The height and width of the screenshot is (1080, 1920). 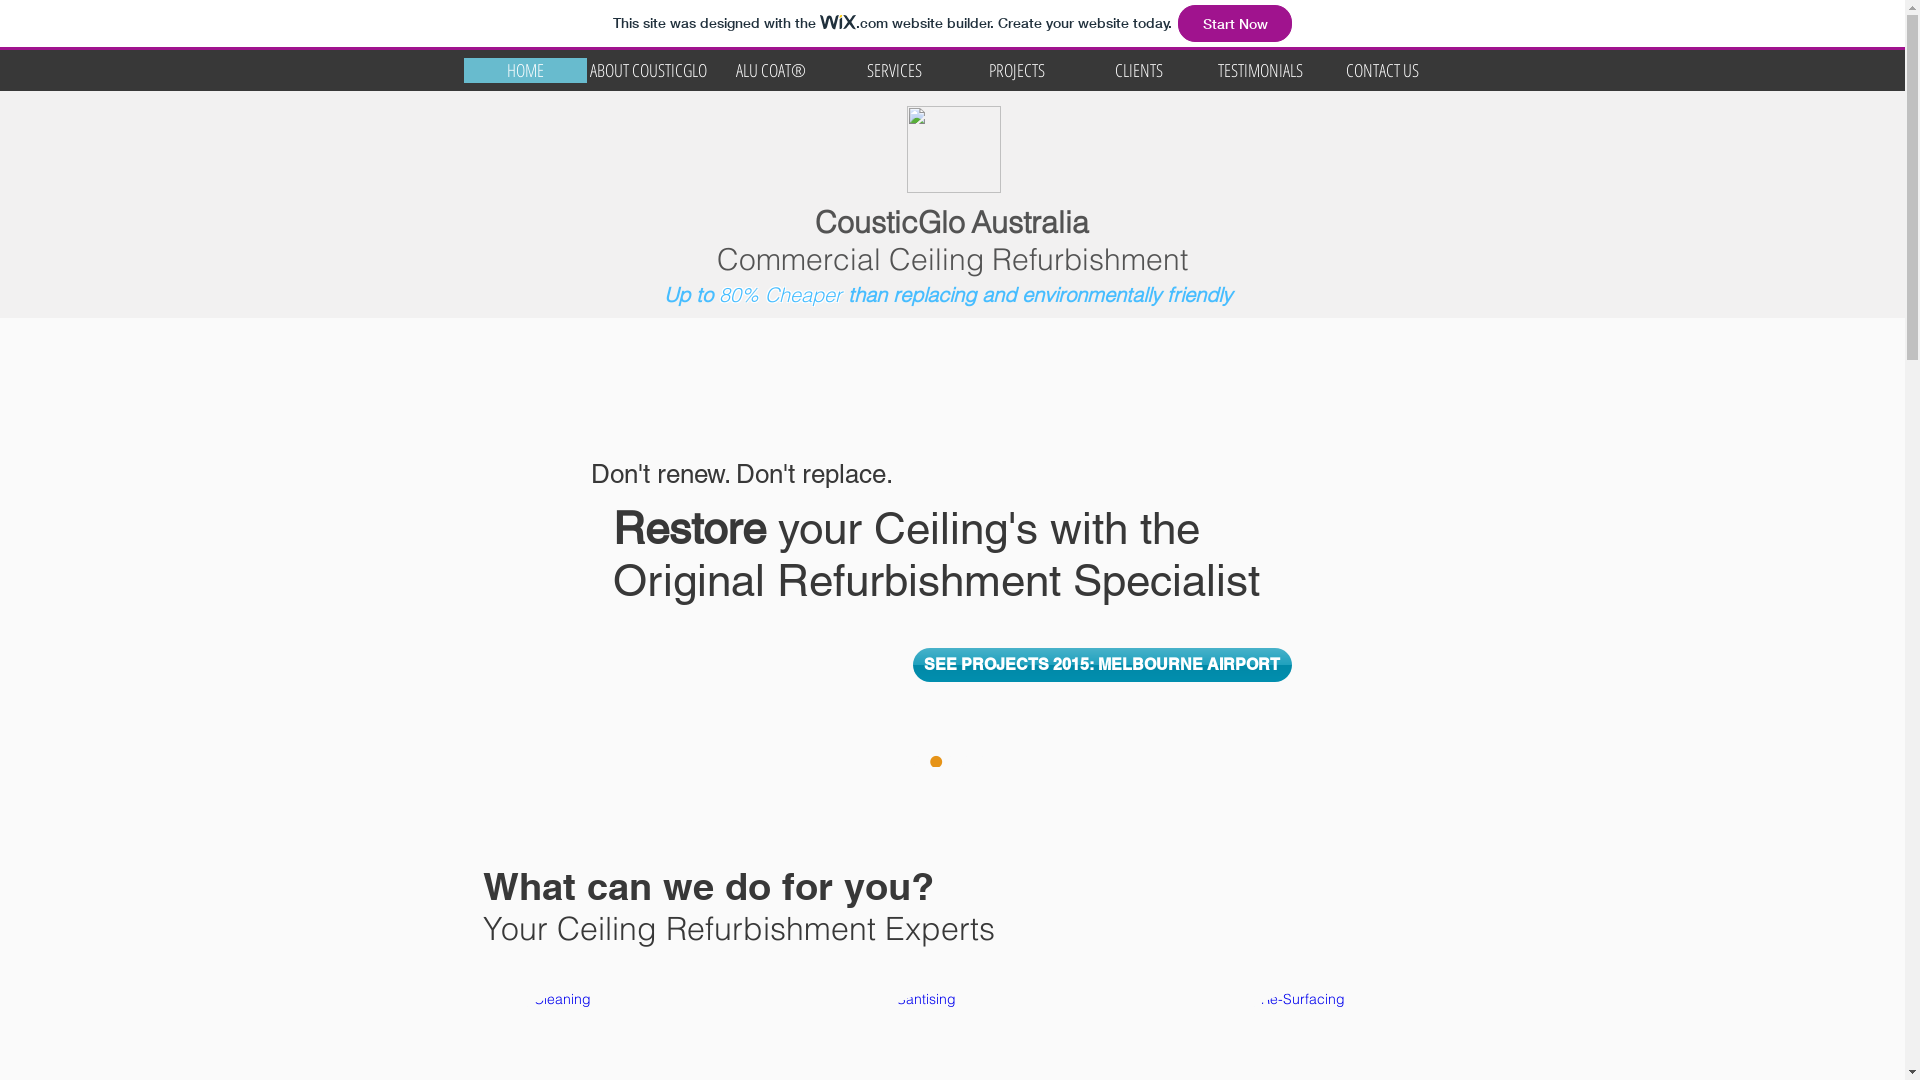 What do you see at coordinates (647, 69) in the screenshot?
I see `'ABOUT COUSTICGLO'` at bounding box center [647, 69].